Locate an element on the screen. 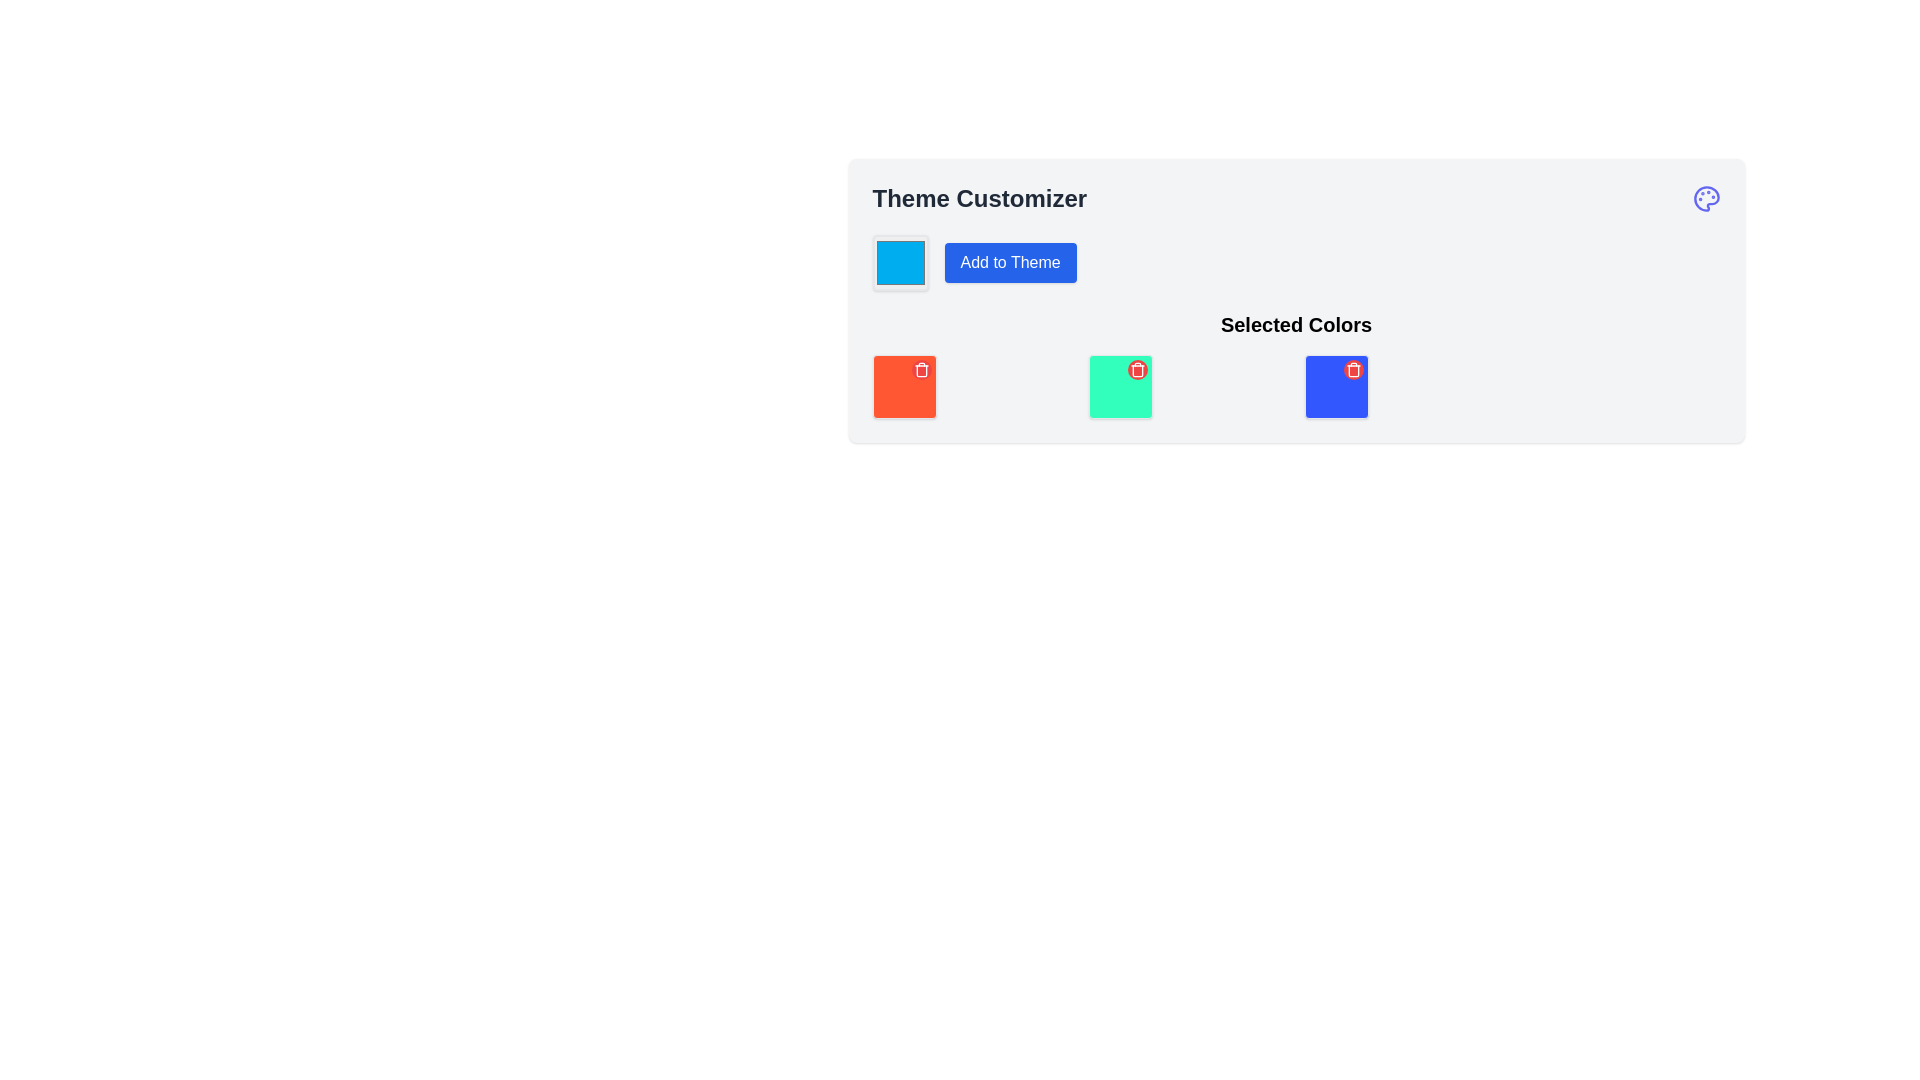  the delete icon button located at the top-right corner of the middle green square tile in the 'Selected Colors' section is located at coordinates (1137, 370).